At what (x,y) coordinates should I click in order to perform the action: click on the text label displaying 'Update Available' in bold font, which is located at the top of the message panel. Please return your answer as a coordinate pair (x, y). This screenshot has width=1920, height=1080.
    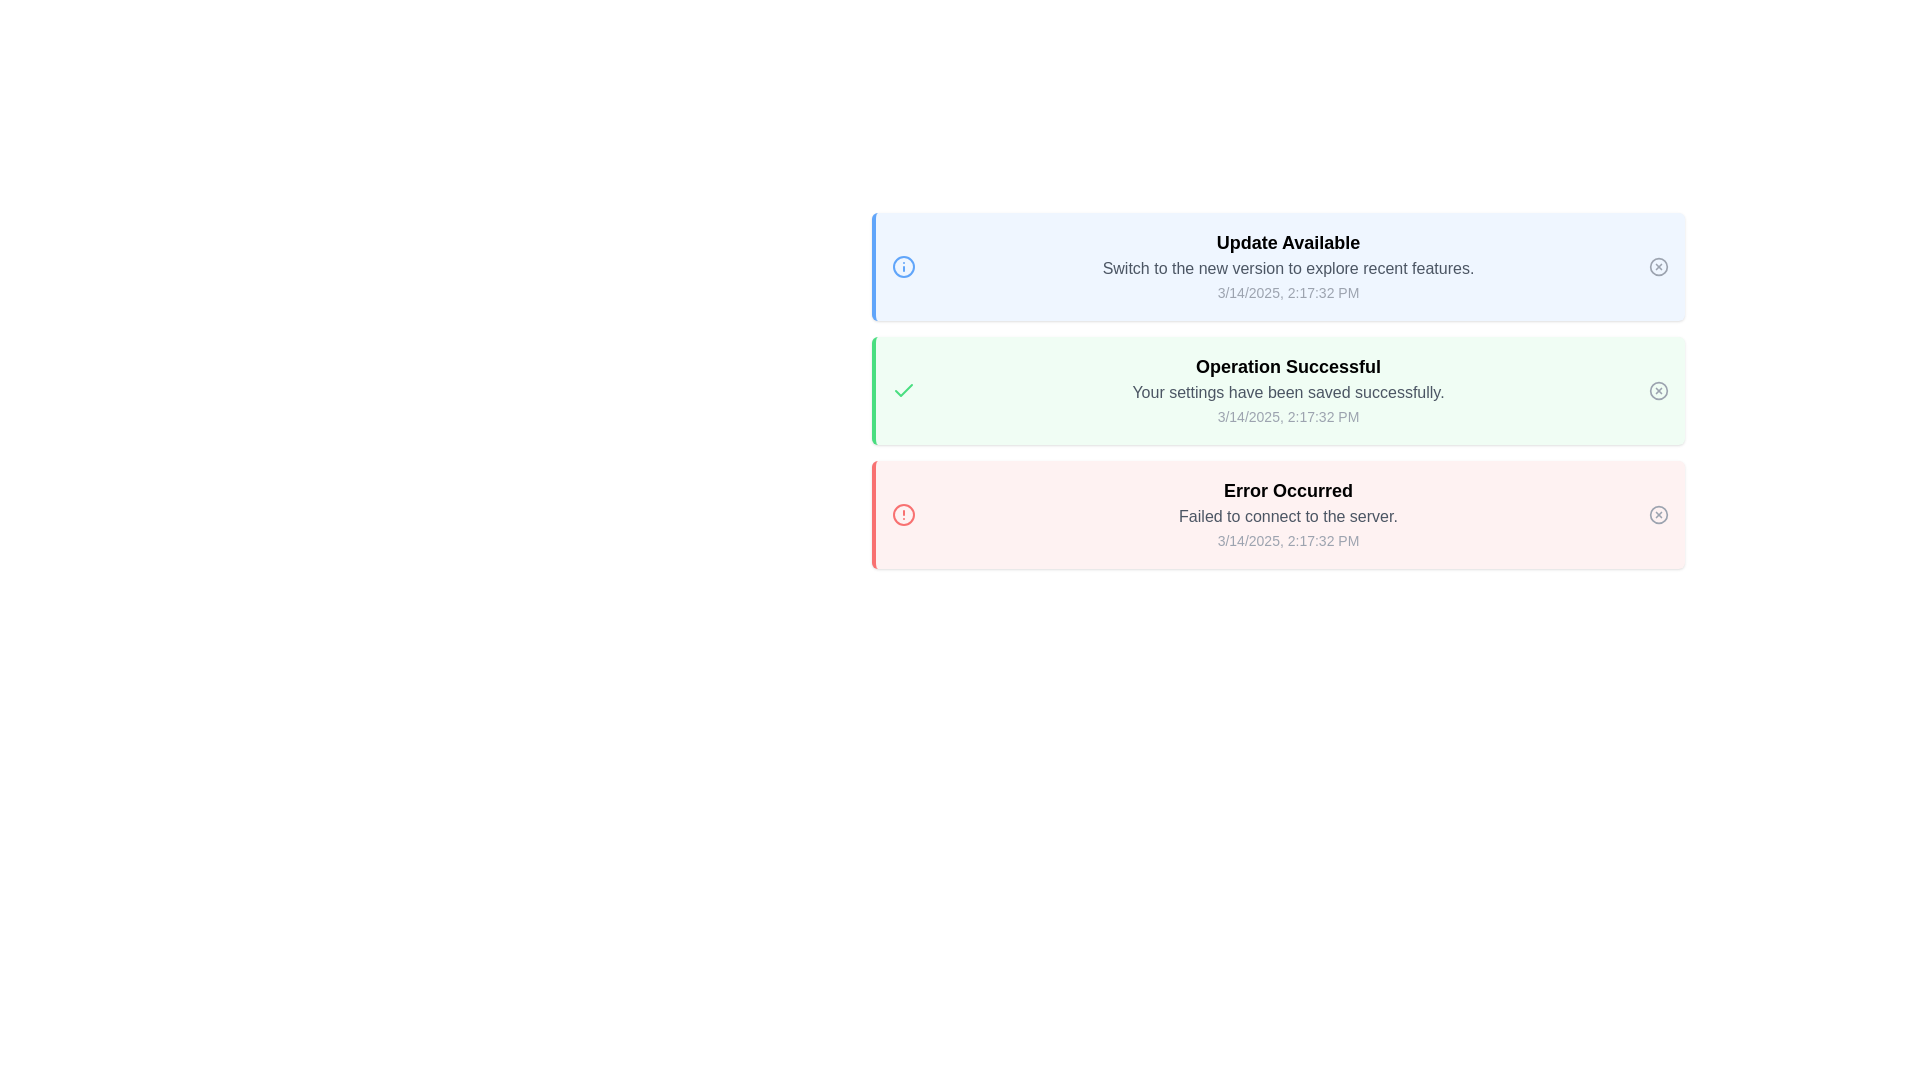
    Looking at the image, I should click on (1288, 242).